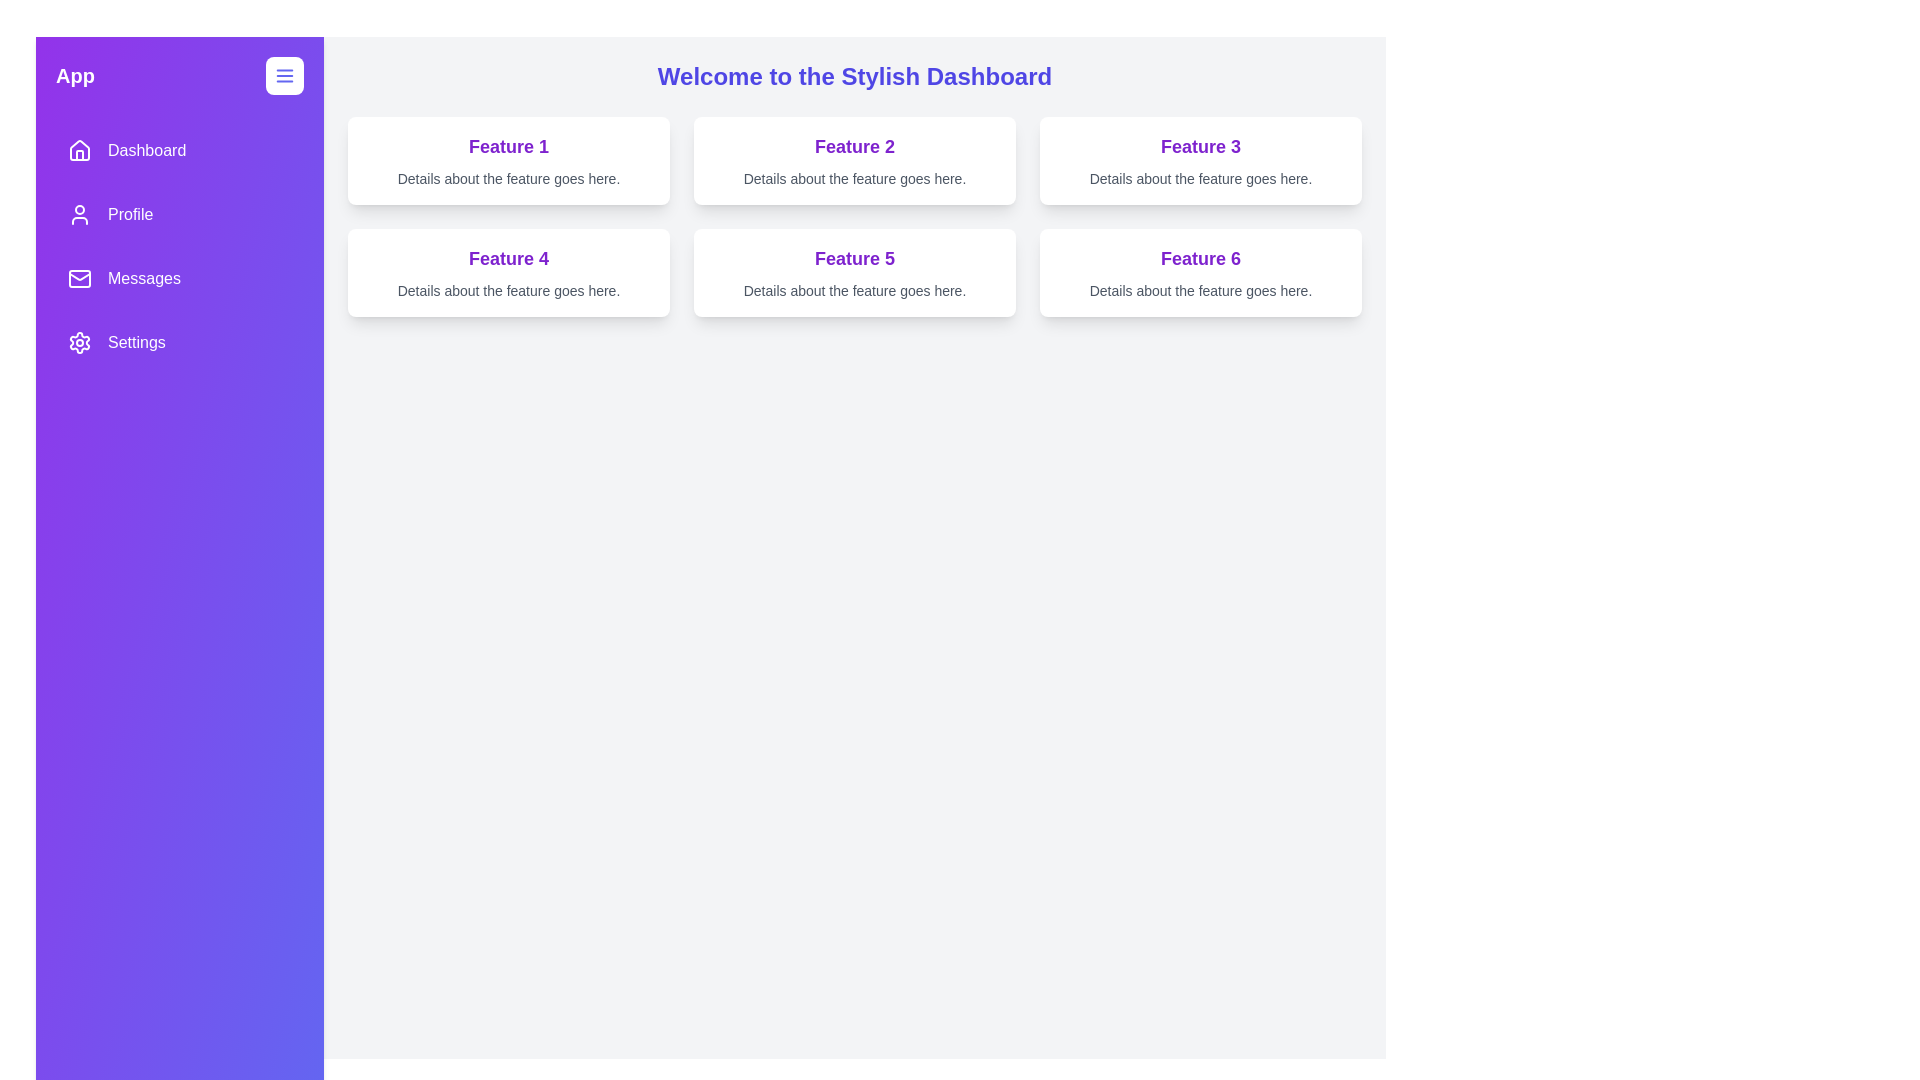 The image size is (1920, 1080). I want to click on the purple 'Dashboard' button with a white house icon, located at the top of the menu items list, so click(180, 149).